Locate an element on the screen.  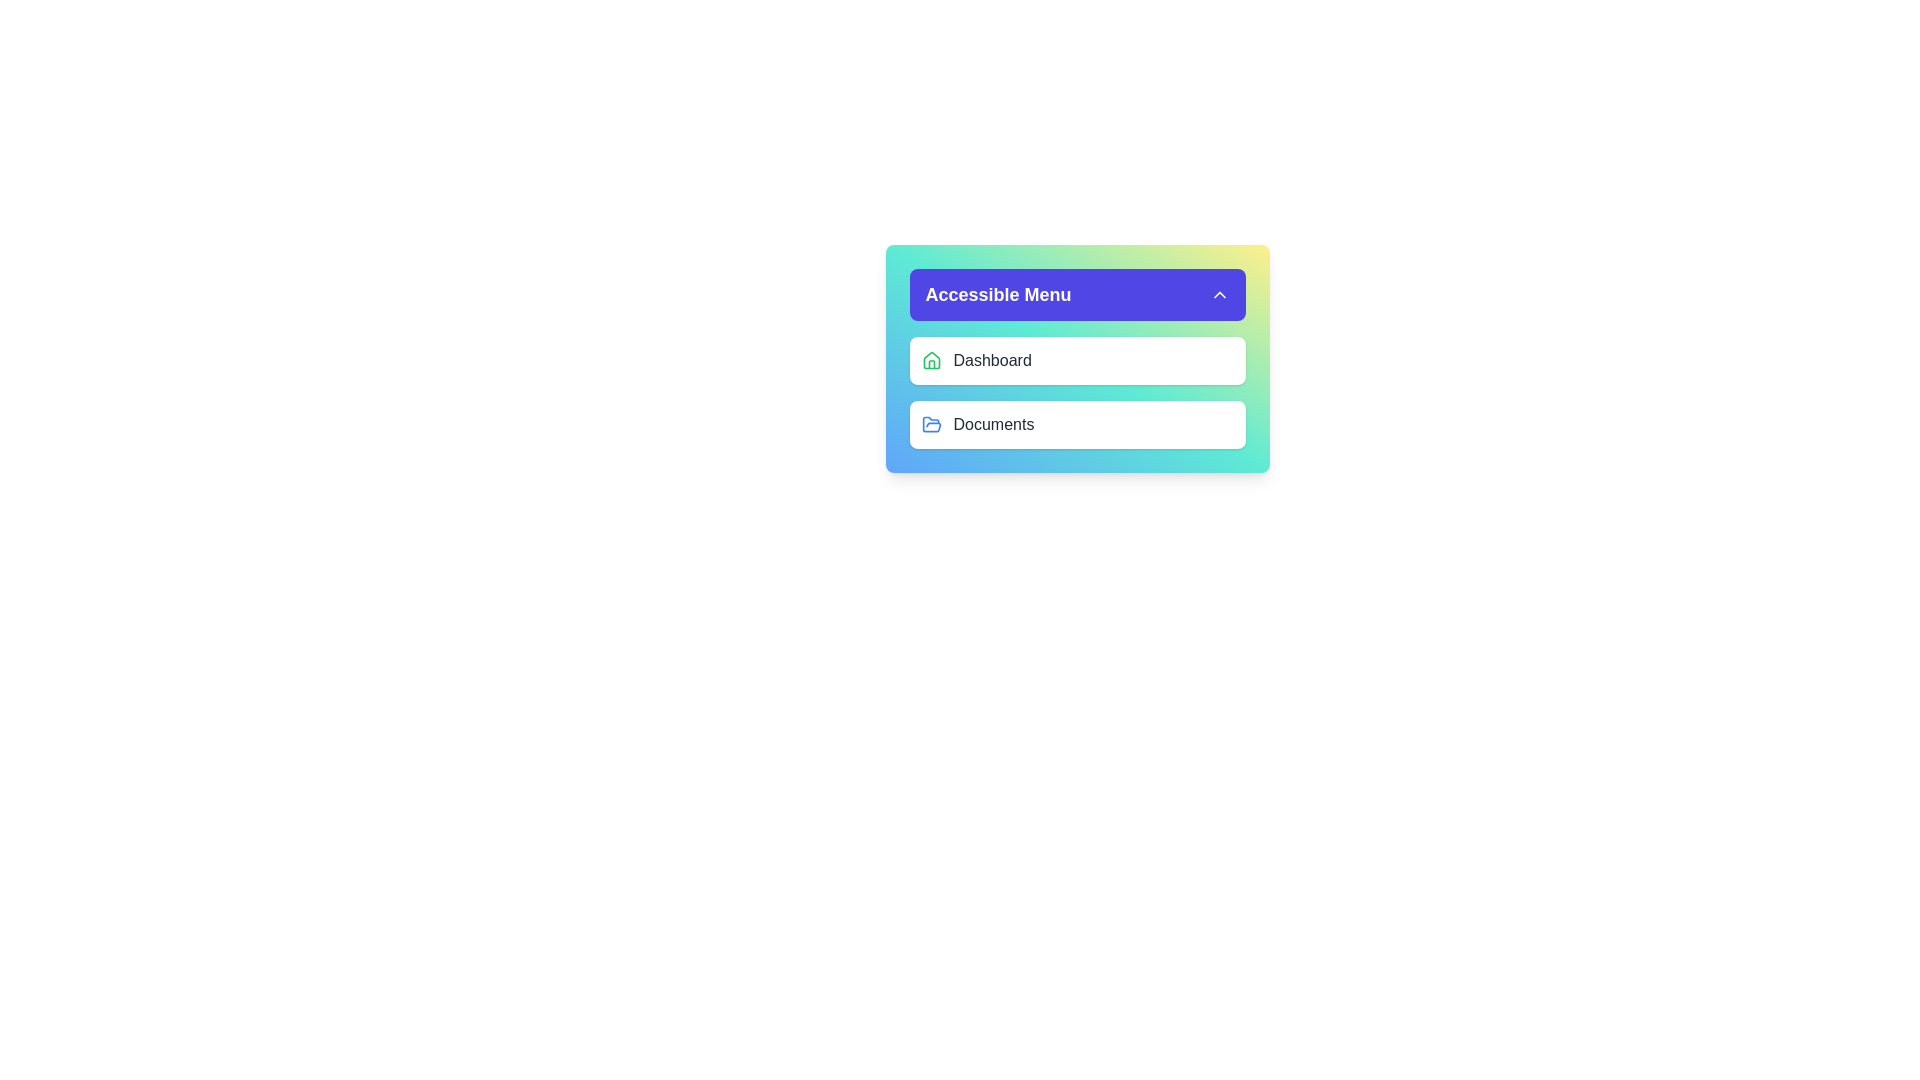
the 'Documents' menu icon, which visually represents the 'Documents' menu item located below the 'Dashboard' menu item is located at coordinates (930, 423).